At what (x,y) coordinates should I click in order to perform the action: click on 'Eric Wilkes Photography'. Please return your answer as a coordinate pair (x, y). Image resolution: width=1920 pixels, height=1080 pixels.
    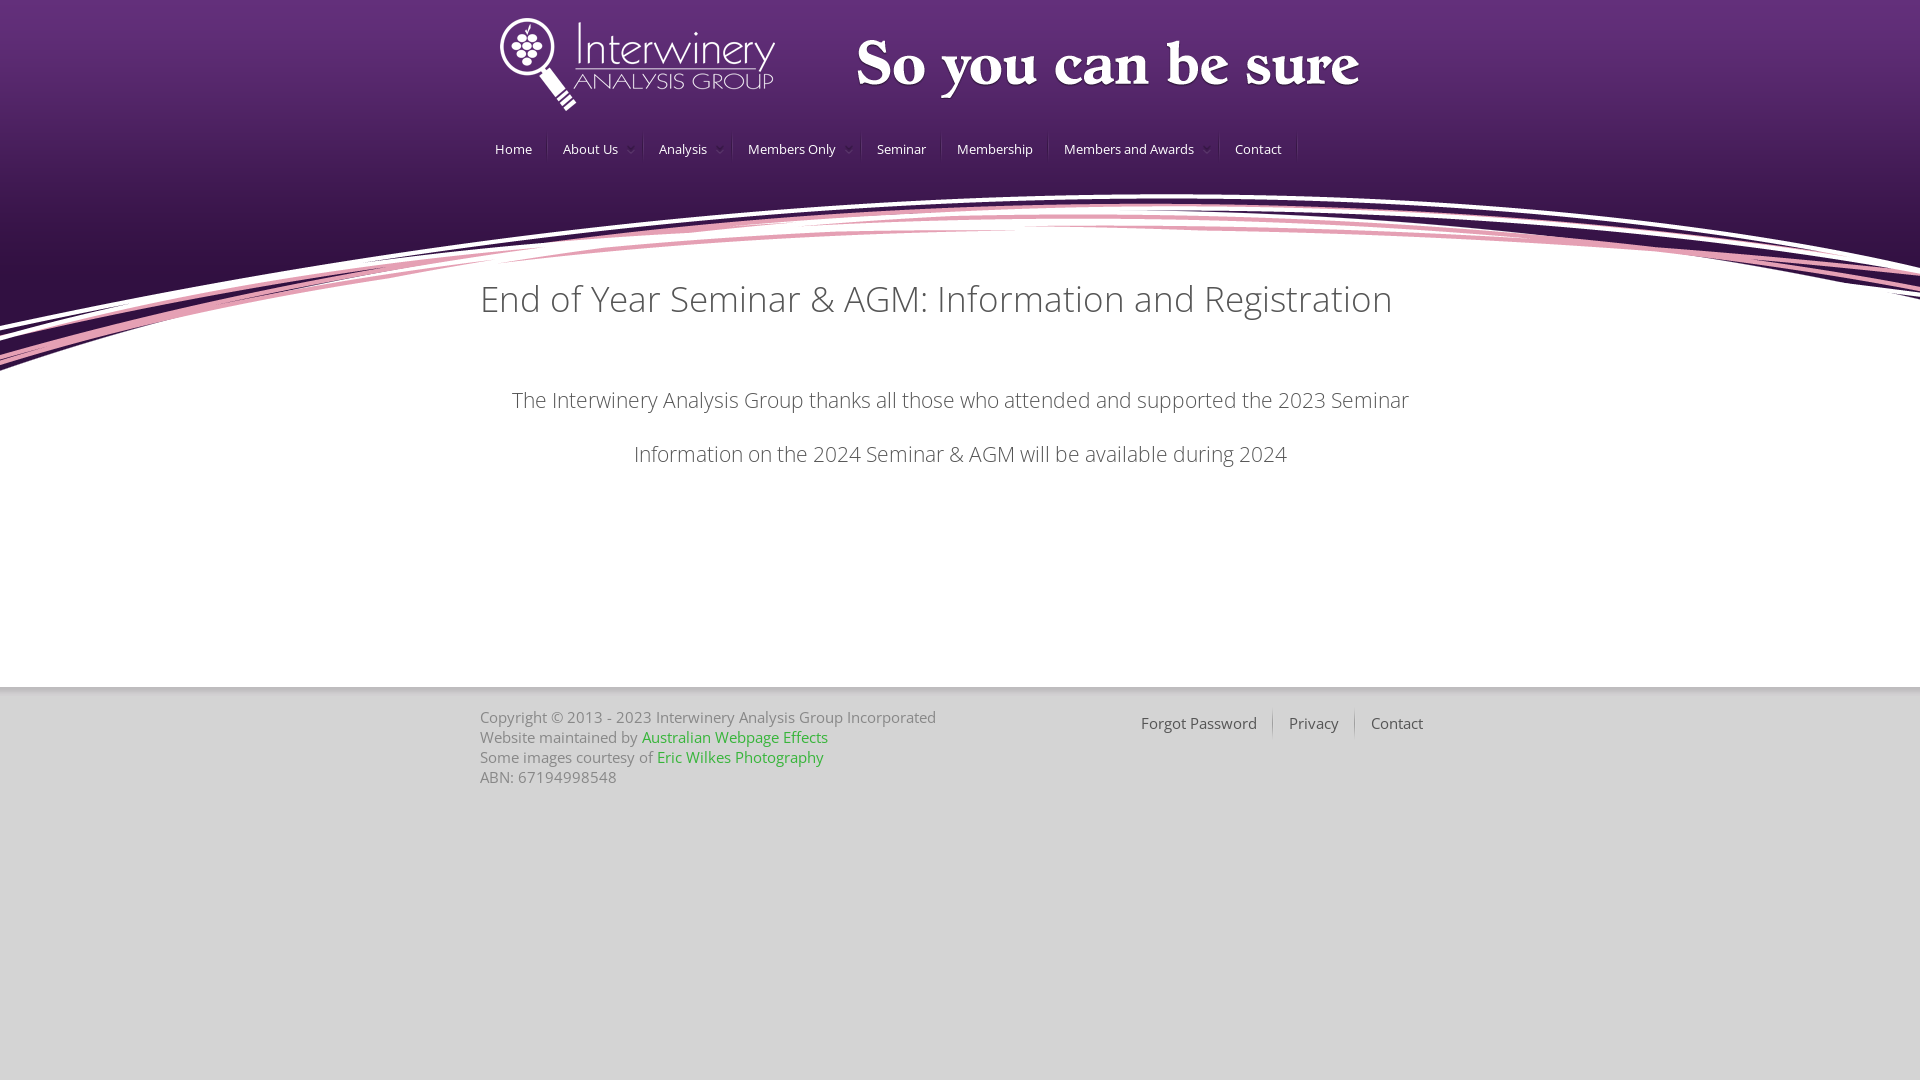
    Looking at the image, I should click on (739, 756).